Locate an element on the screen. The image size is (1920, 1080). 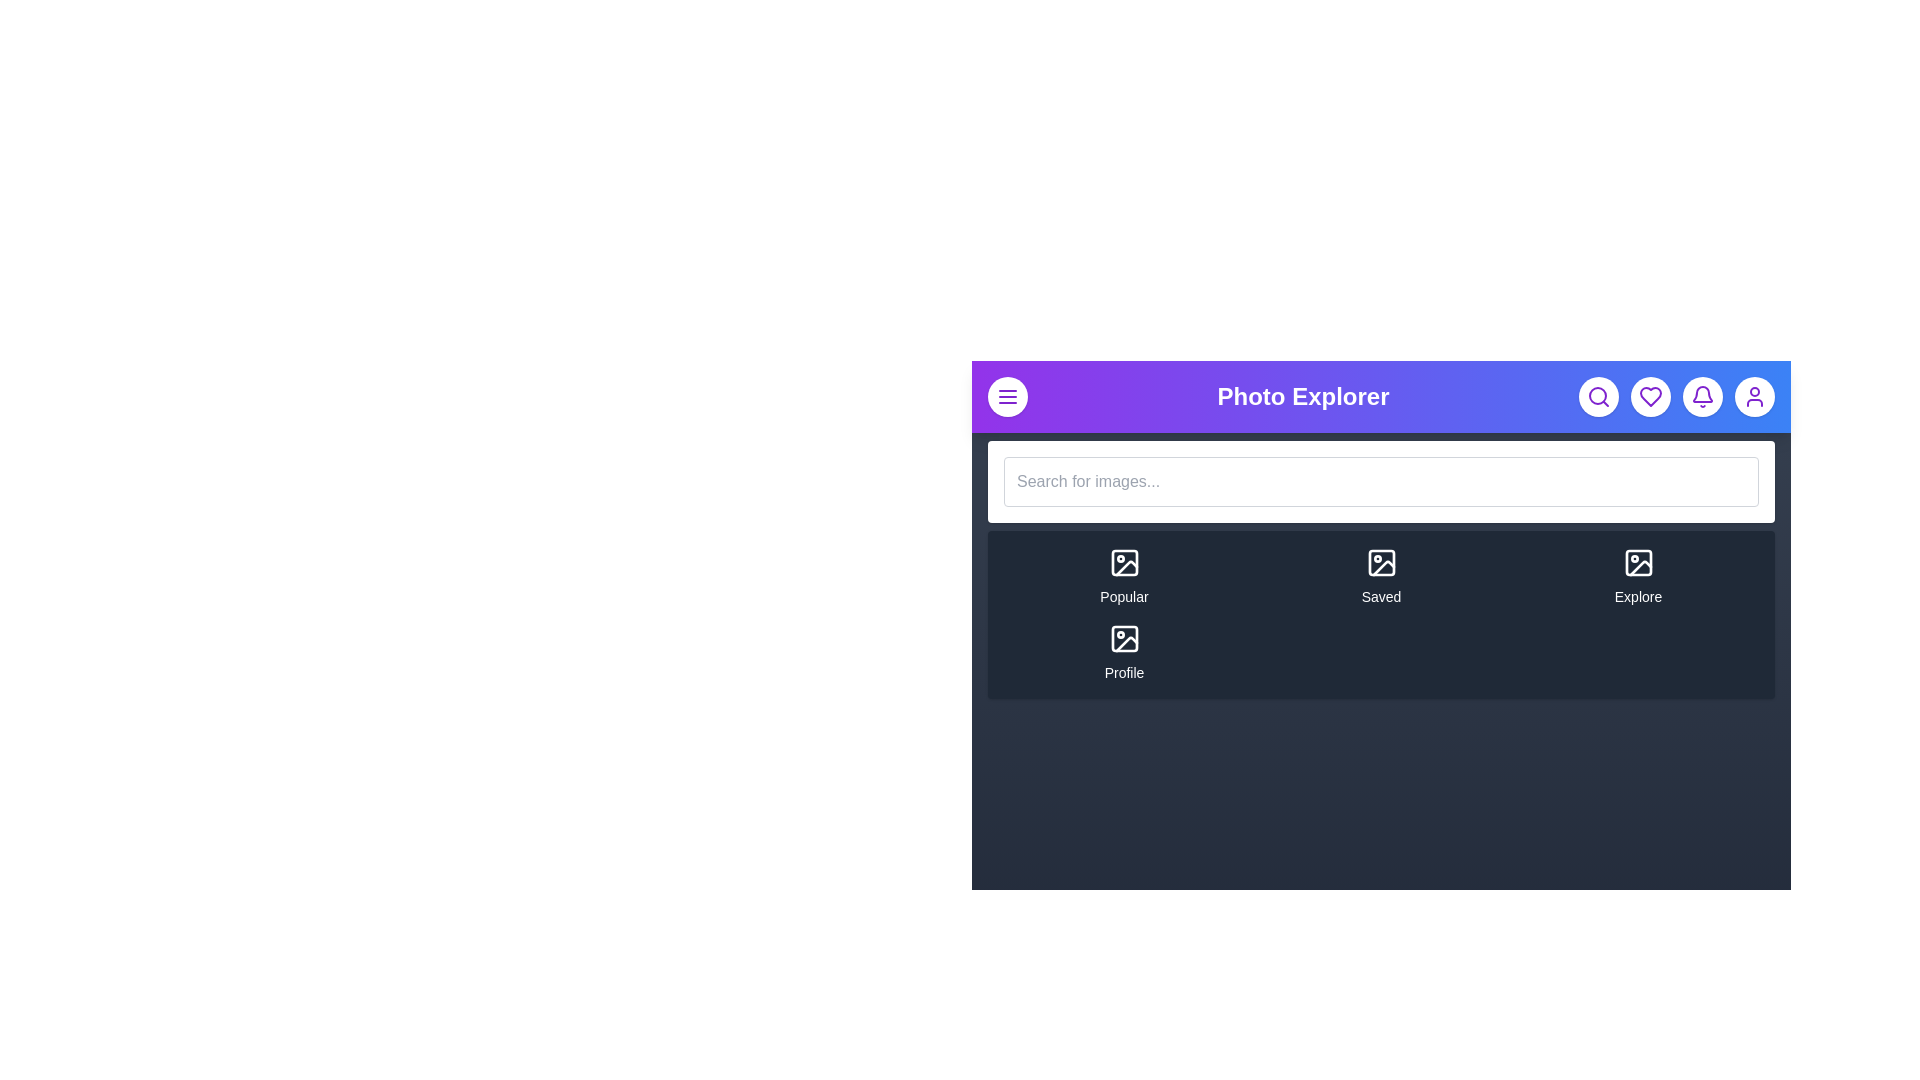
the navigation item Popular is located at coordinates (1124, 577).